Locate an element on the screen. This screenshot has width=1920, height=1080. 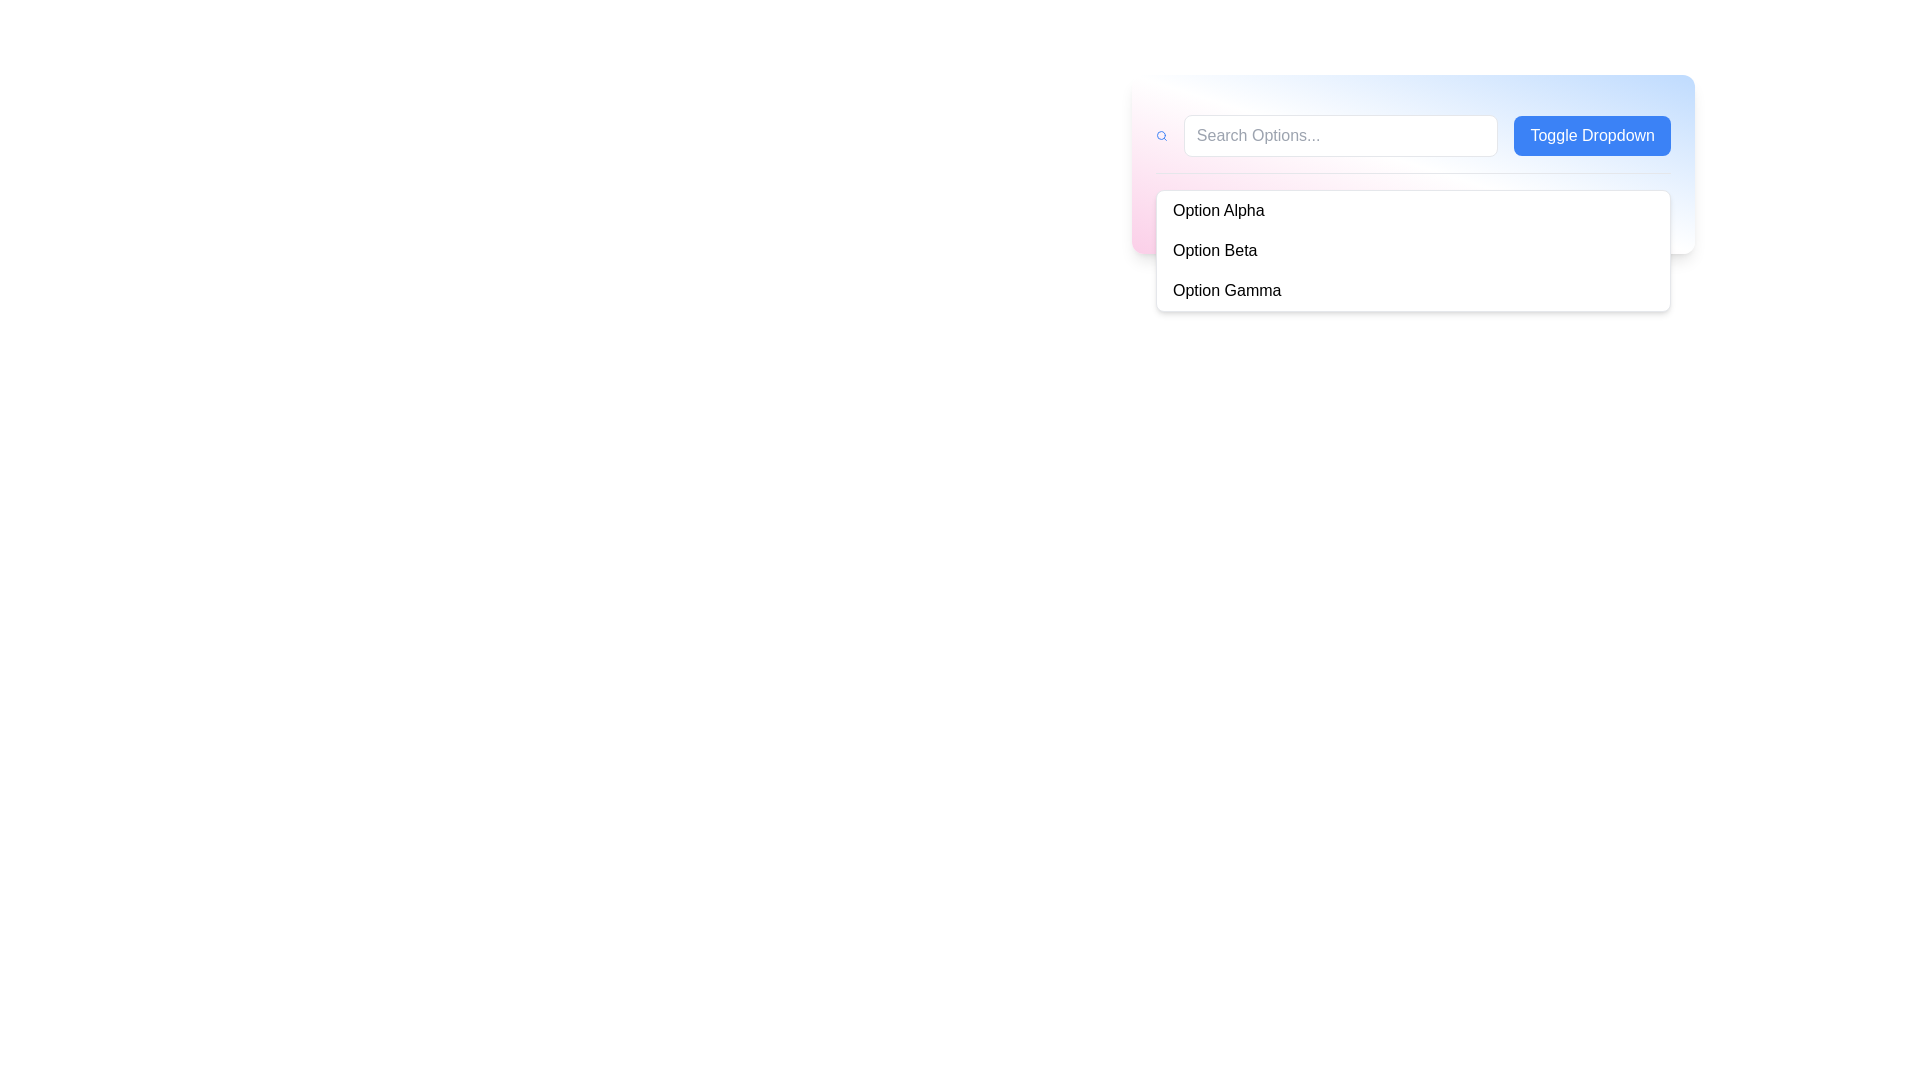
the selectable dropdown option labeled 'Option Beta' is located at coordinates (1412, 249).